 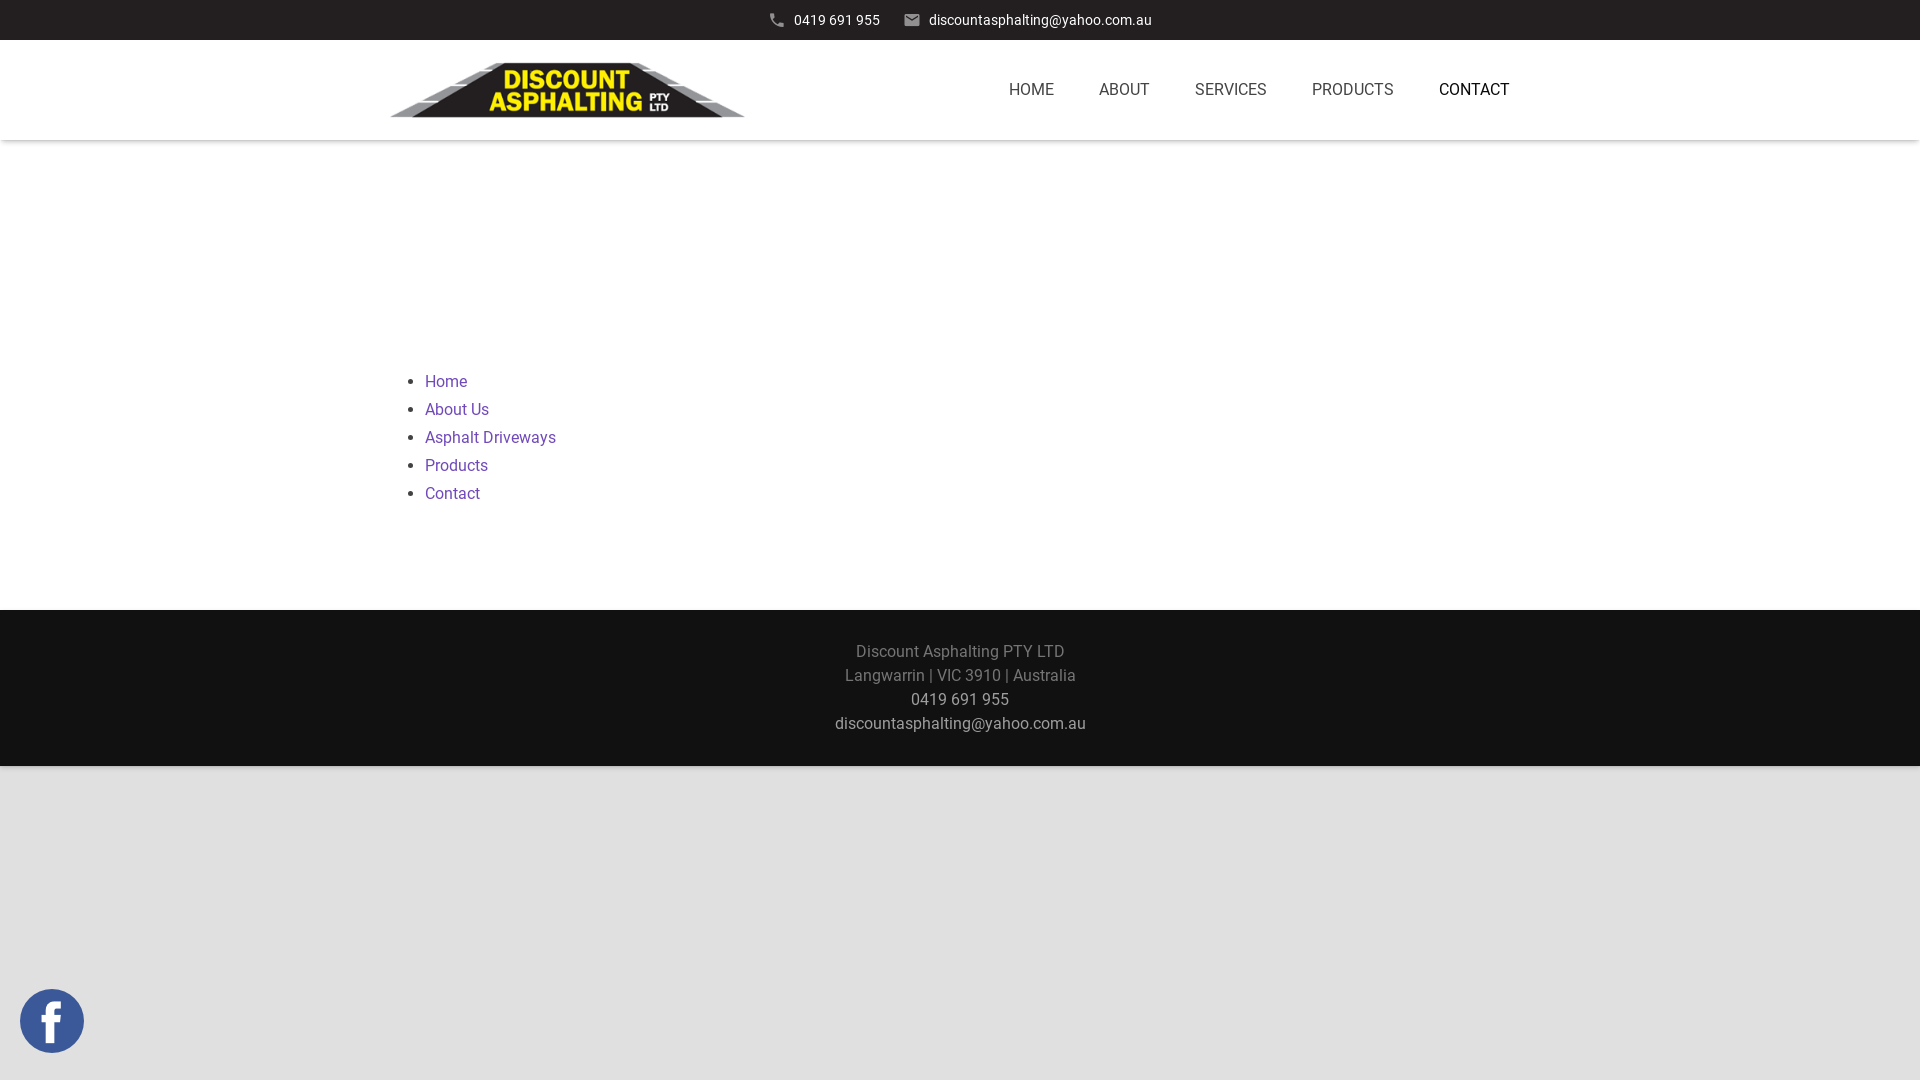 What do you see at coordinates (1031, 88) in the screenshot?
I see `'HOME'` at bounding box center [1031, 88].